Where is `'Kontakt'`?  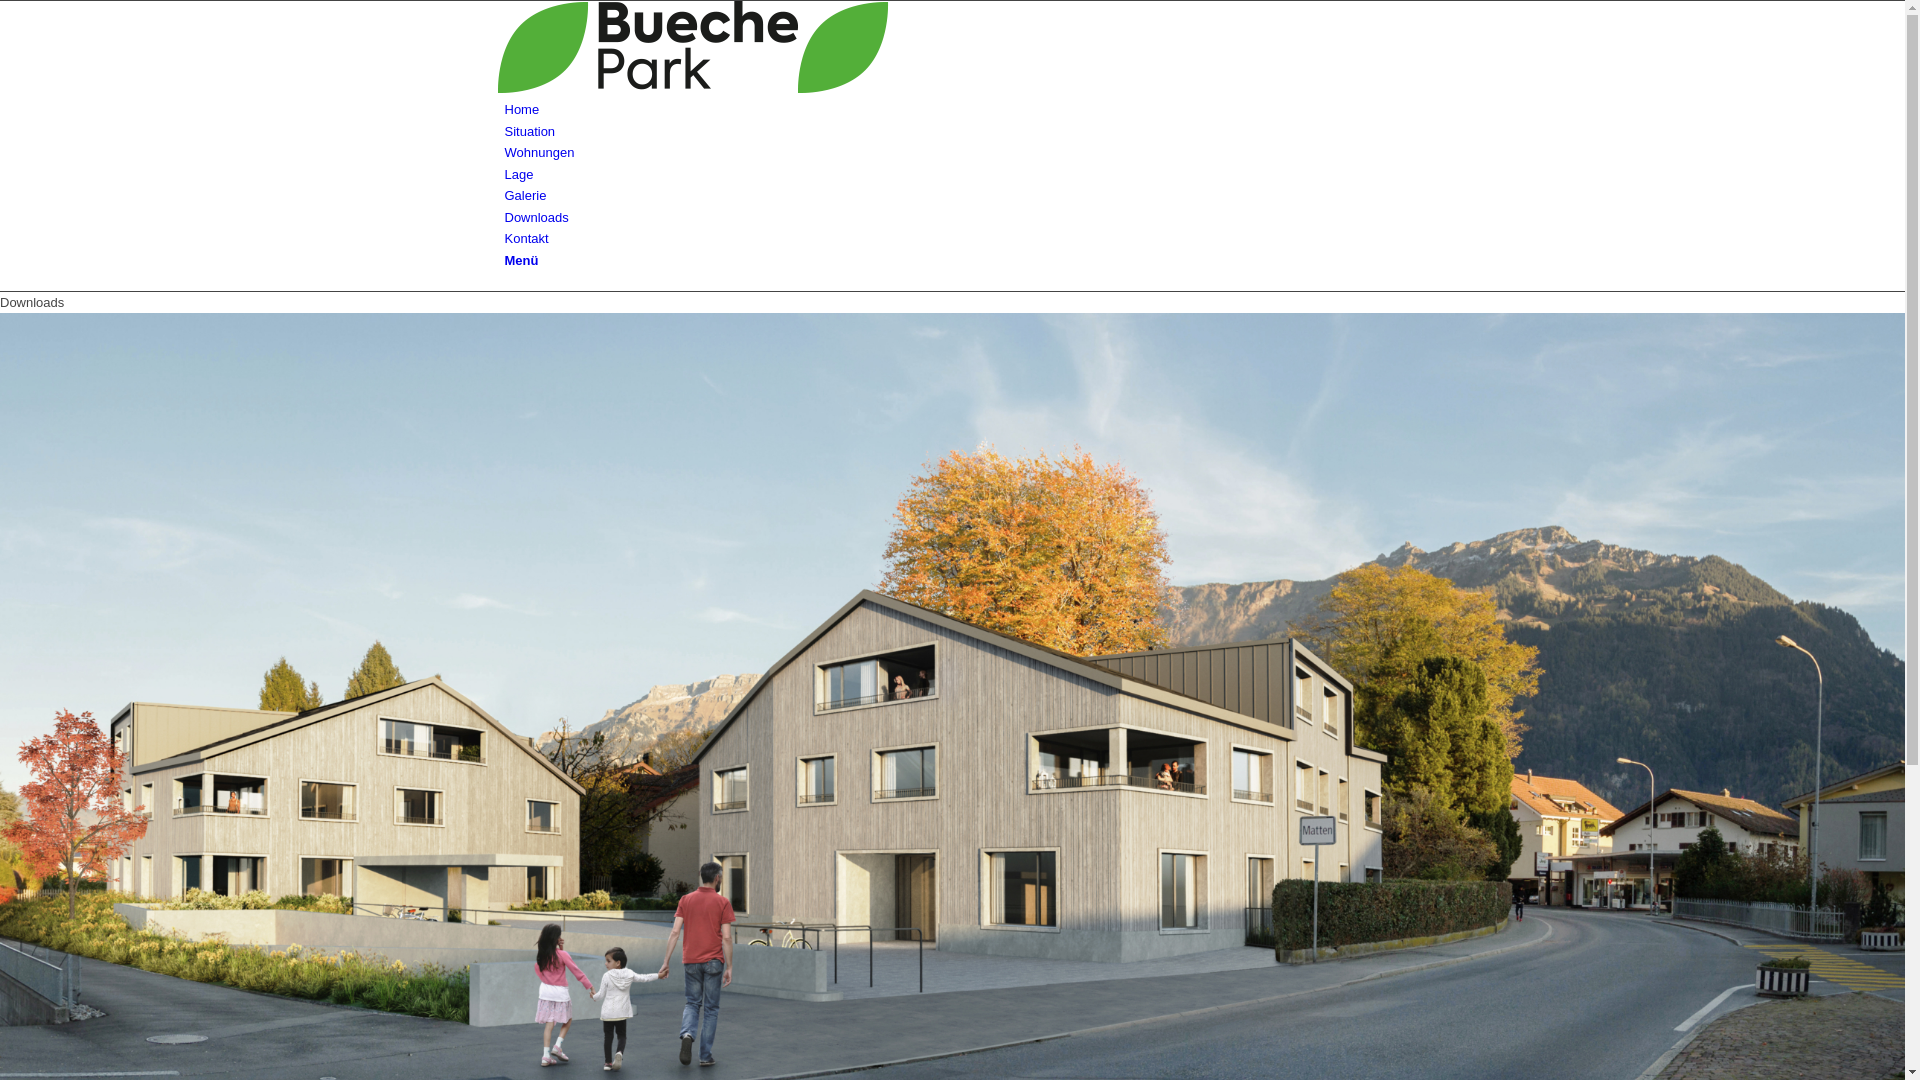
'Kontakt' is located at coordinates (526, 237).